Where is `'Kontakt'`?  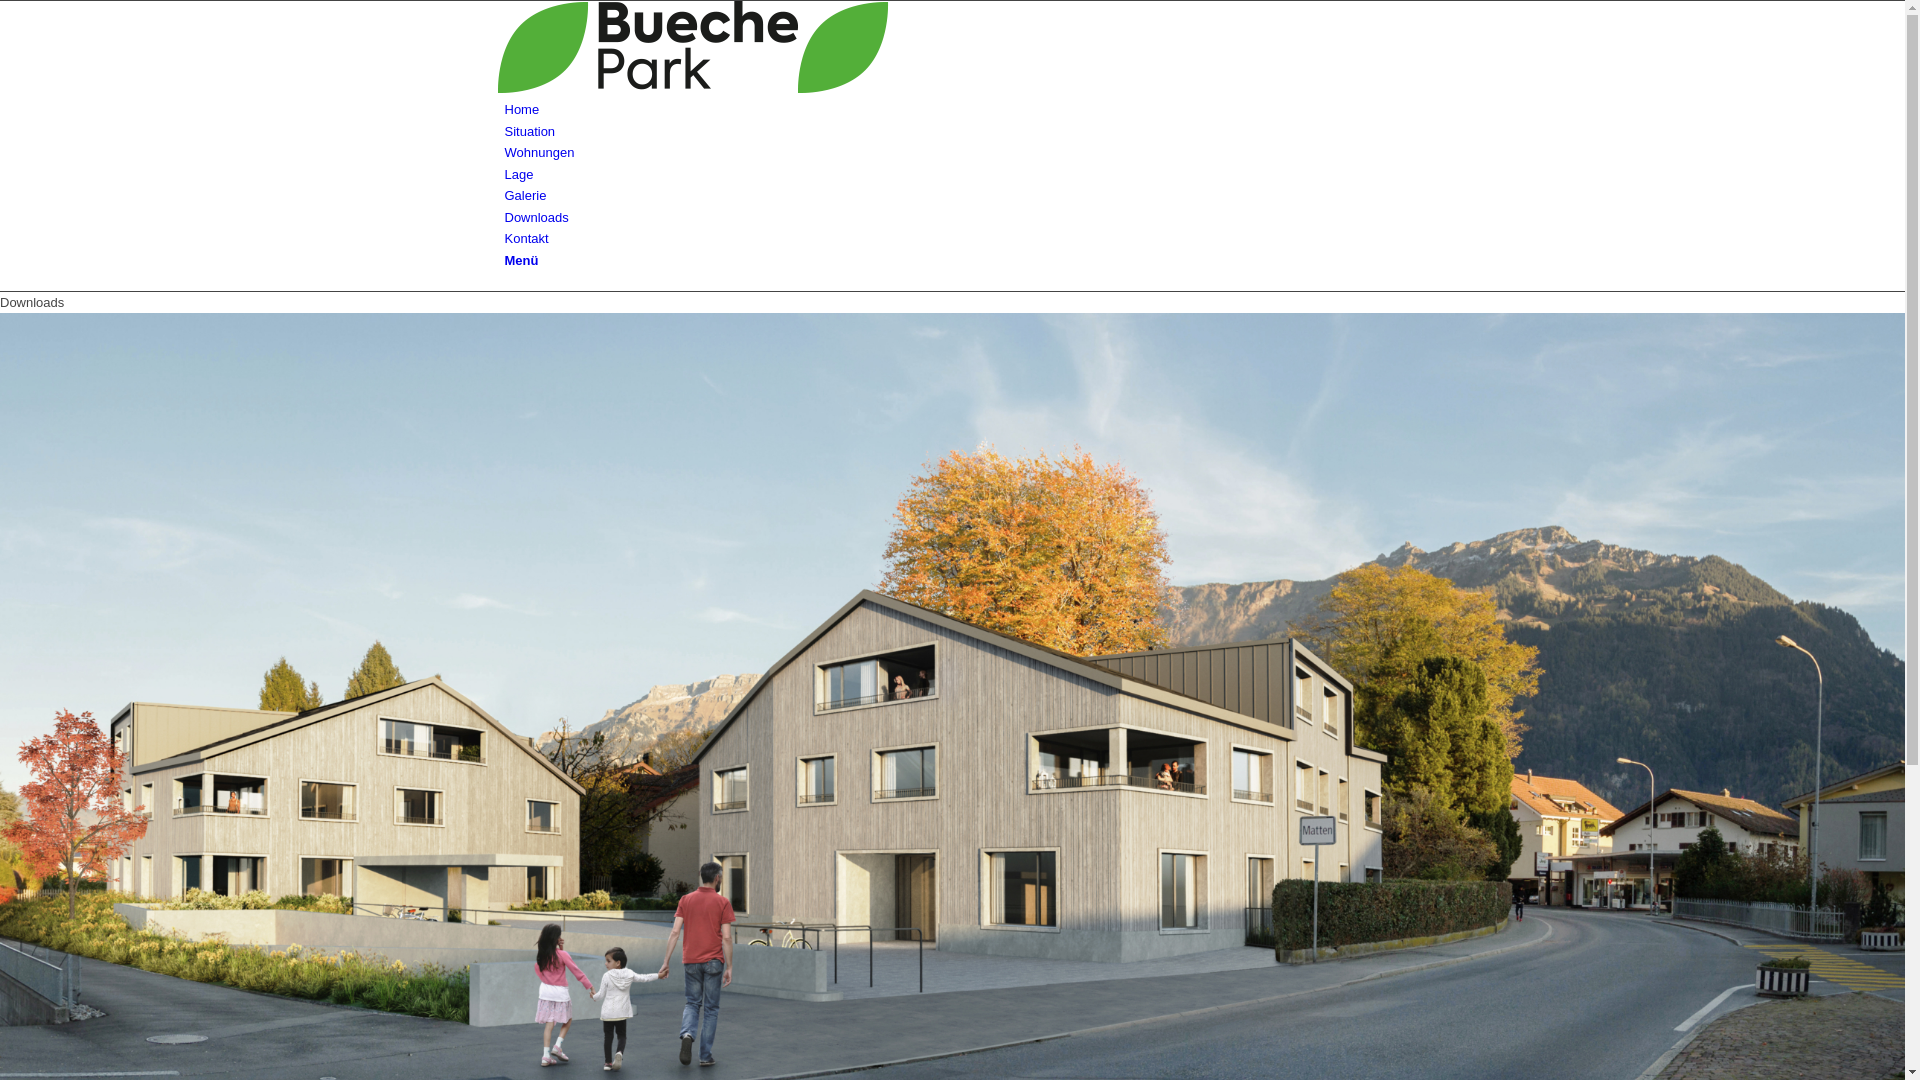
'Kontakt' is located at coordinates (526, 237).